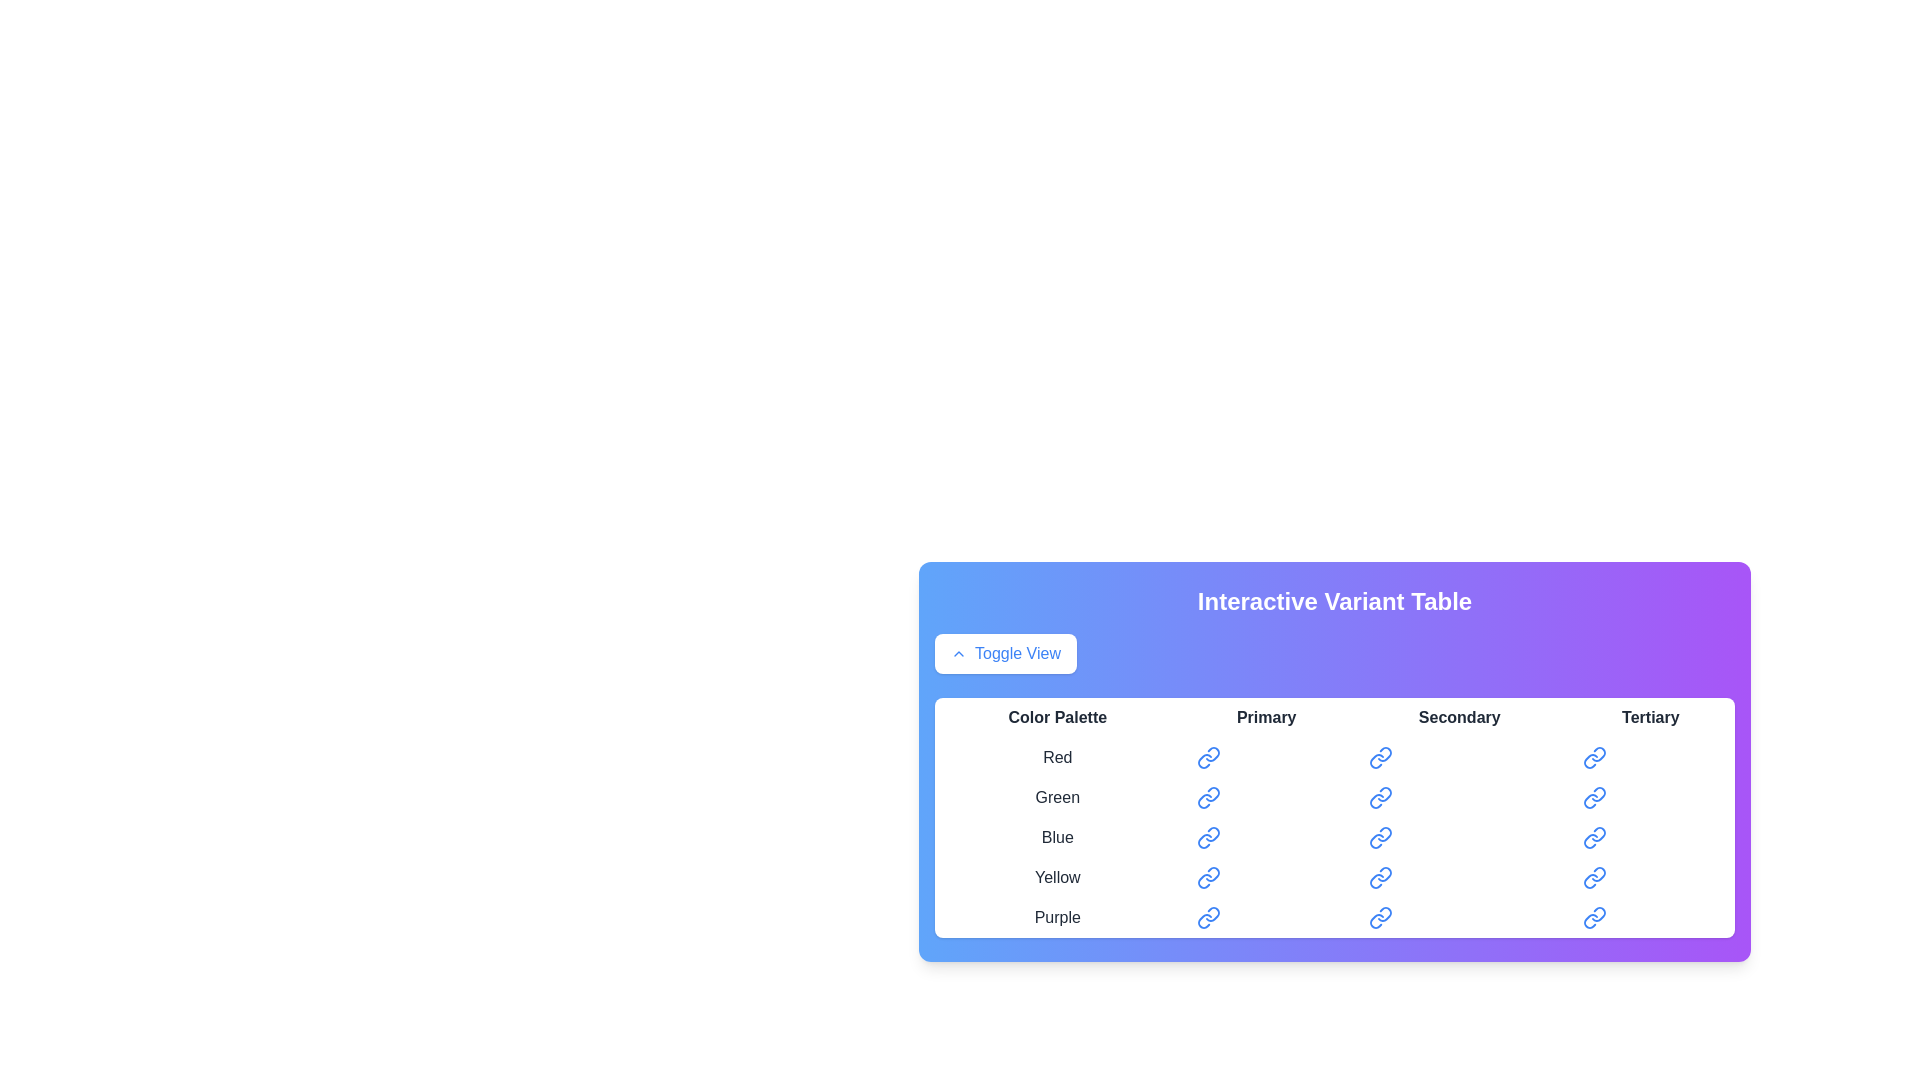 The width and height of the screenshot is (1920, 1080). Describe the element at coordinates (1593, 758) in the screenshot. I see `the Hyperlink Icon, which is an SVG styled as a link symbol located in the 'Tertiary' column under the 'Red' row of the Interactive Variant Table` at that location.